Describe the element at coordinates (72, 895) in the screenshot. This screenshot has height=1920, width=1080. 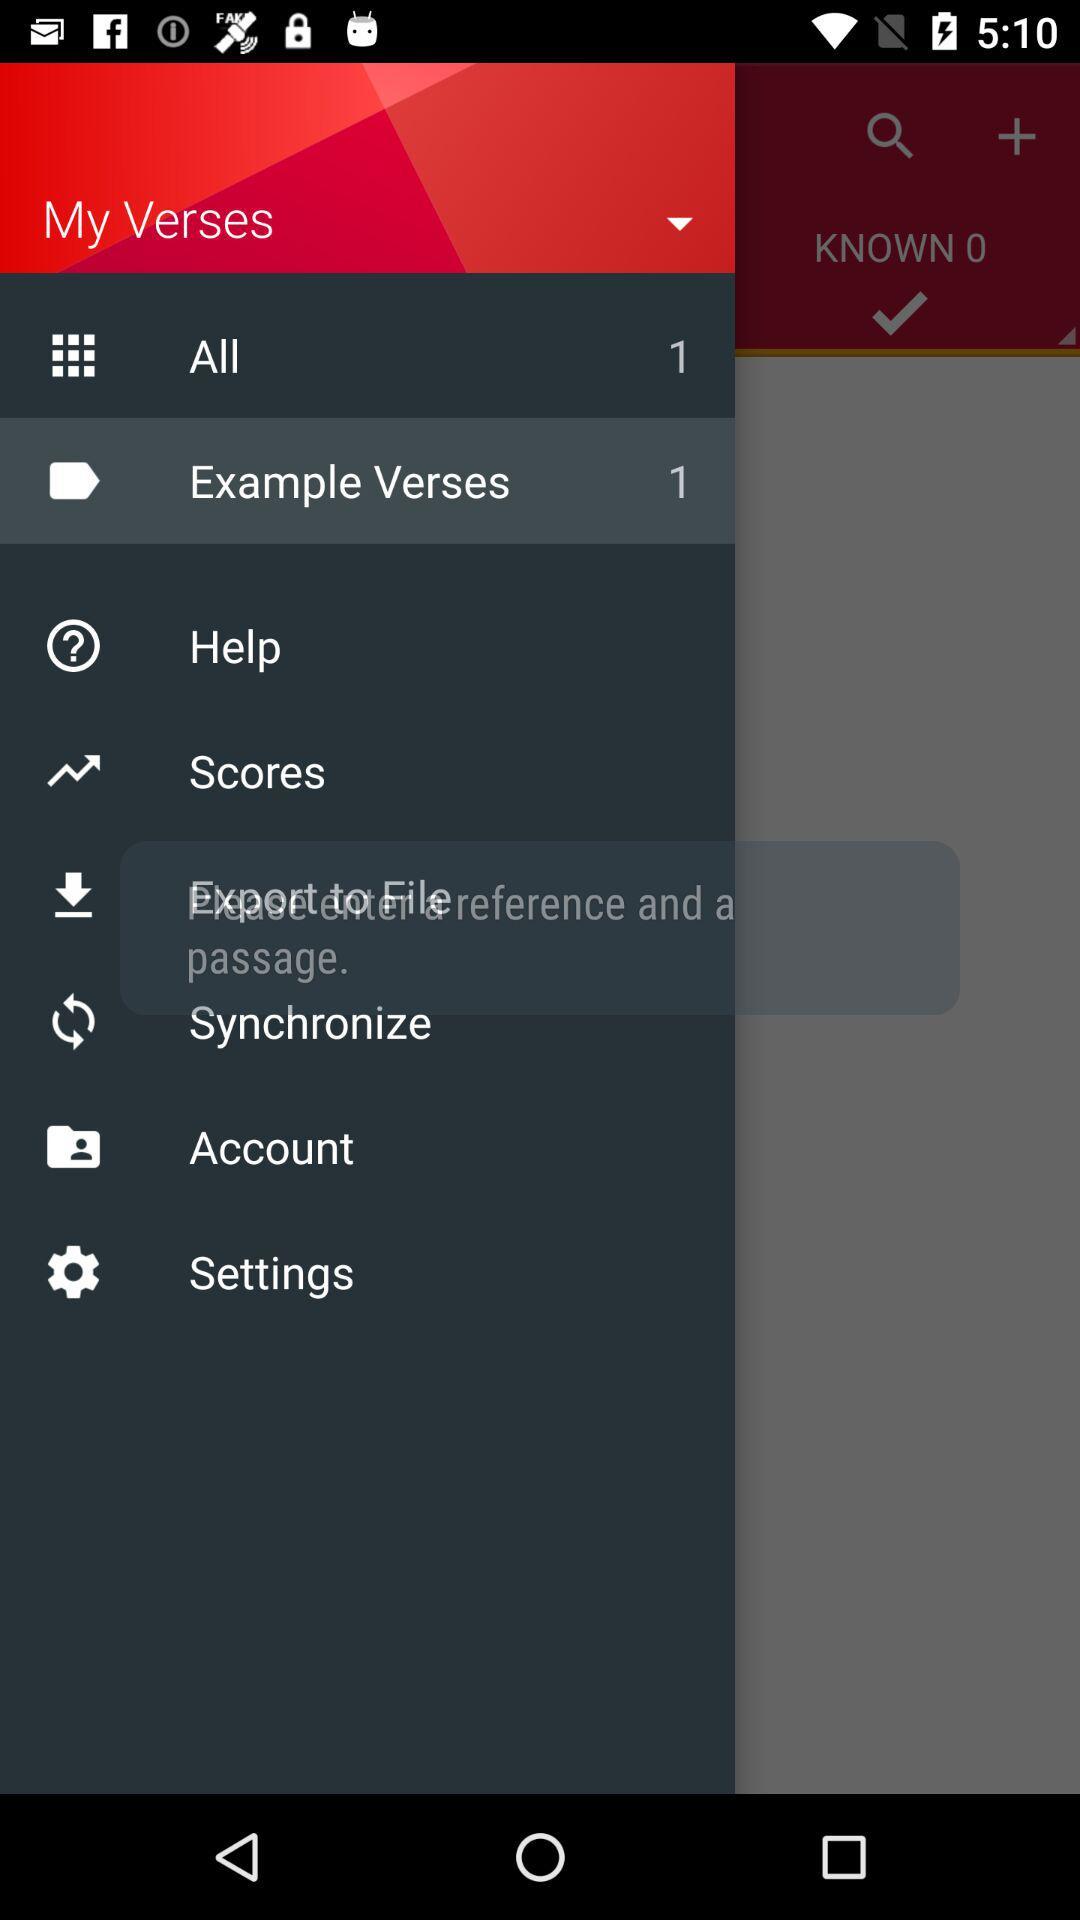
I see `download icon which is above refresh icon on the page` at that location.